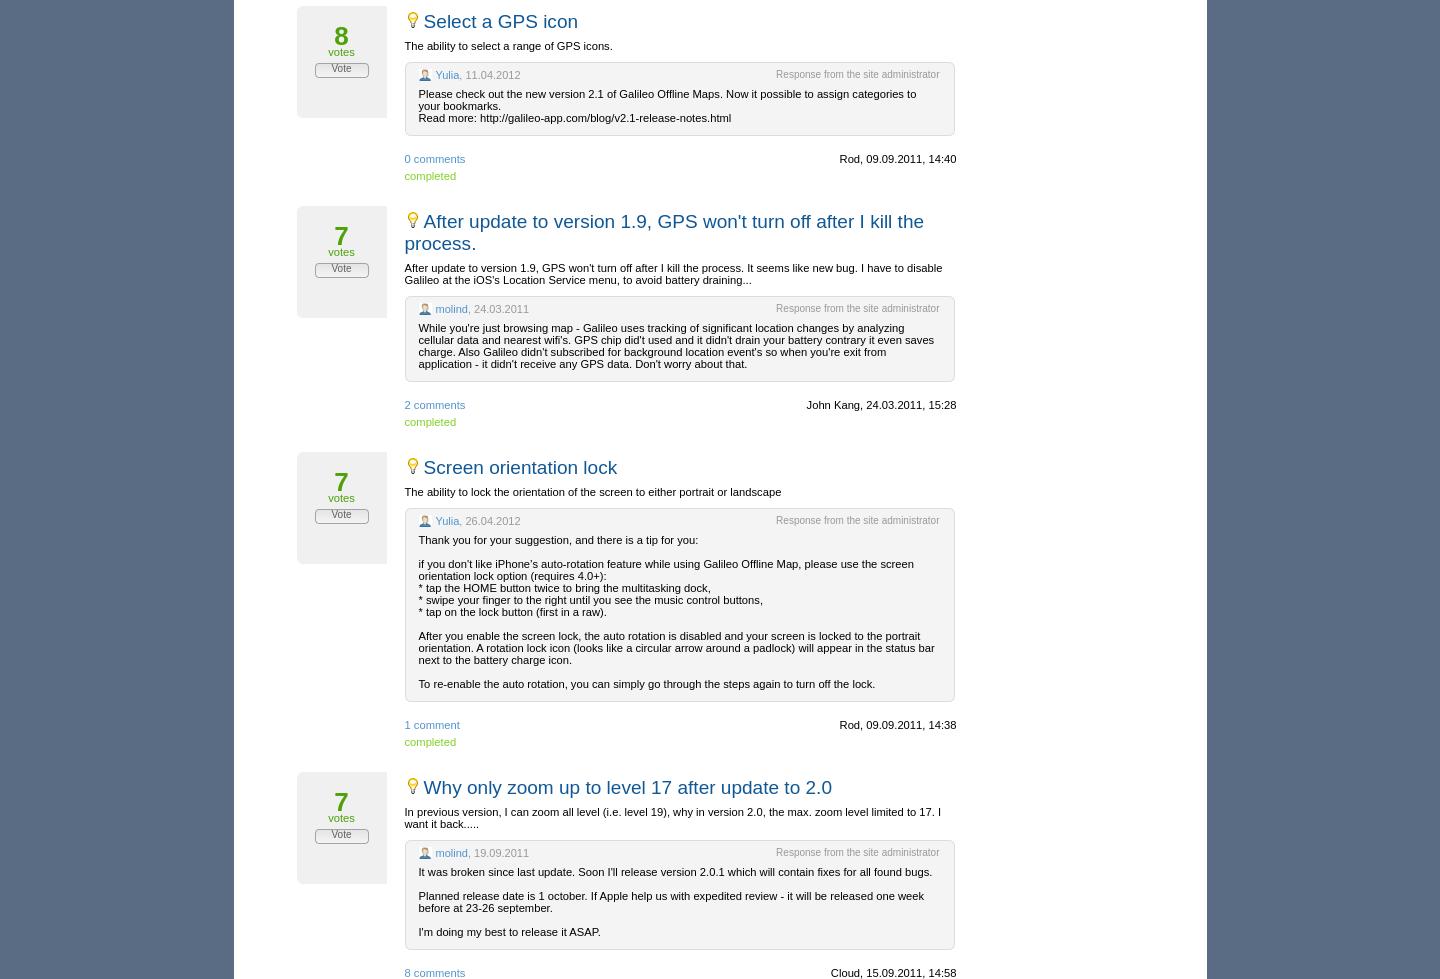  I want to click on 'In previous version, I can zoom all level (i.e. level 19), why in version 2.0, the max. zoom level limited to 17. I want it back.....', so click(672, 816).